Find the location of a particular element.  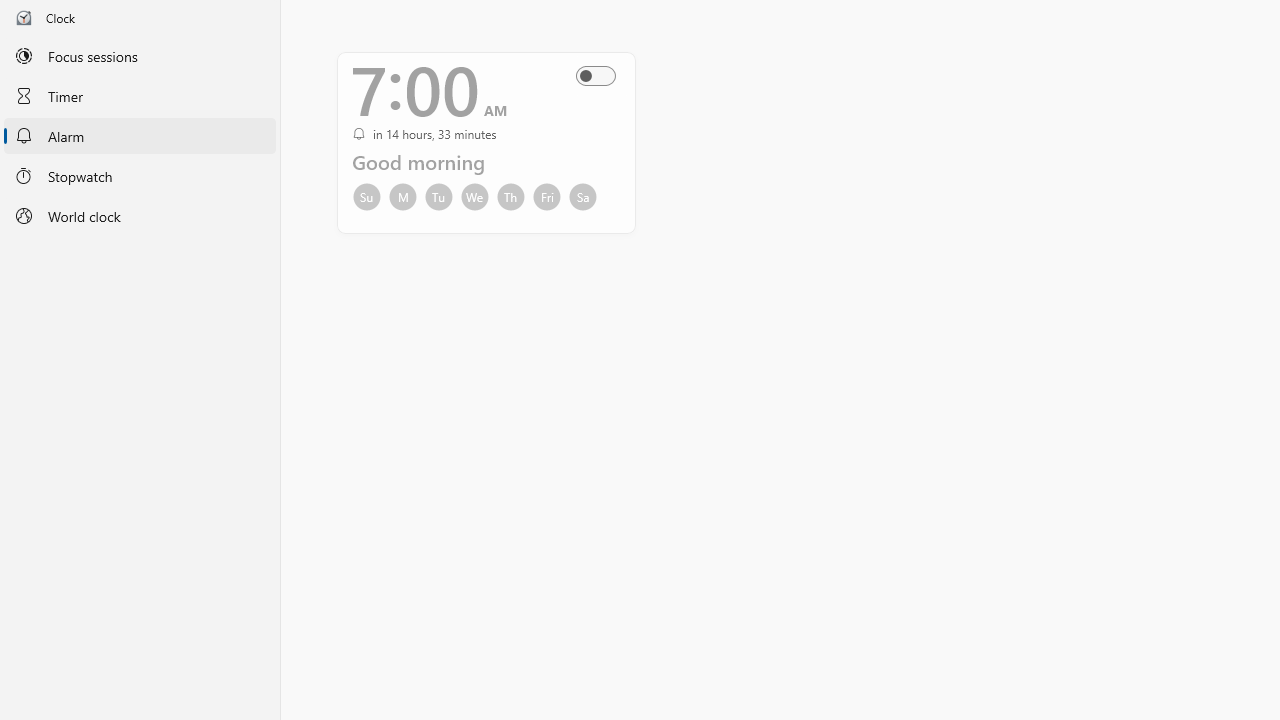

'Alarm' is located at coordinates (139, 135).